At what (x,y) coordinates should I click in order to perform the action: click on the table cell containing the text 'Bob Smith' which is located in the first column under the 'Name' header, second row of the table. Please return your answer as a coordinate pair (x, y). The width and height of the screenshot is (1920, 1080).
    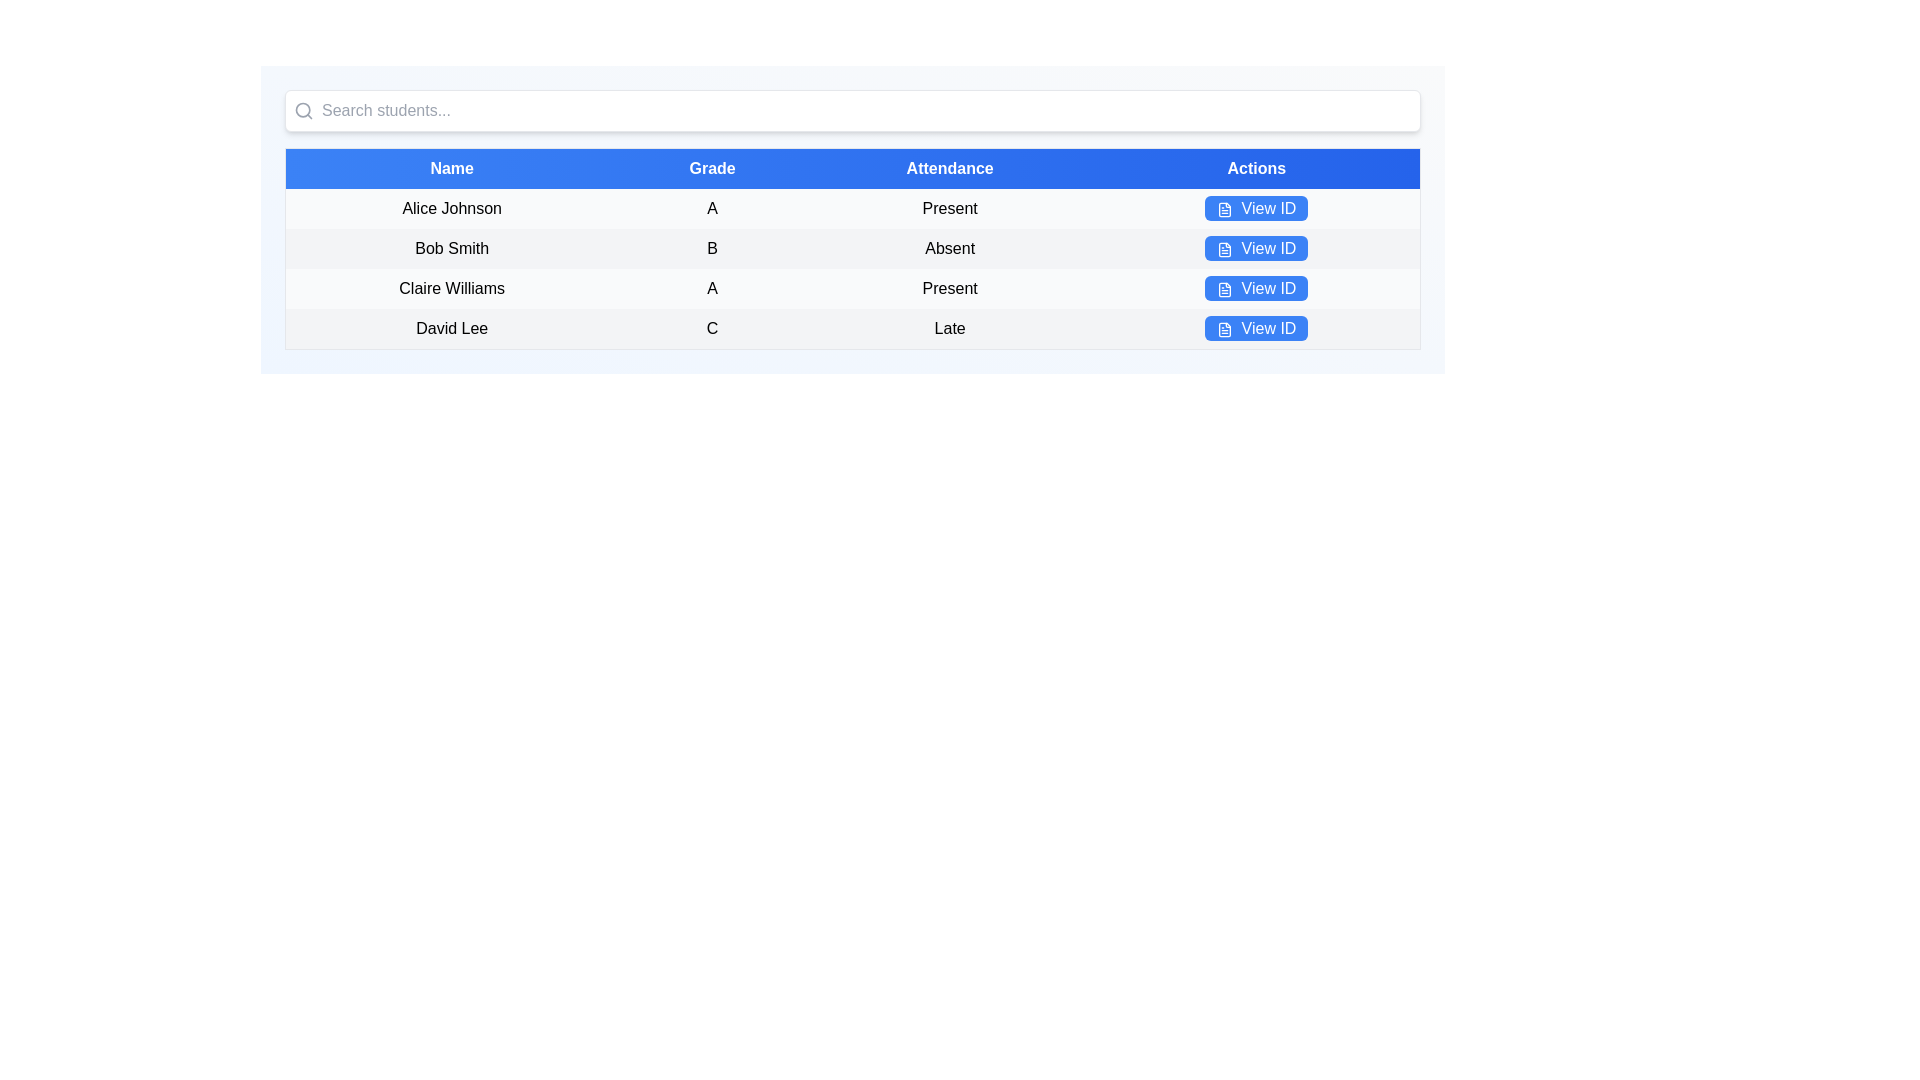
    Looking at the image, I should click on (450, 248).